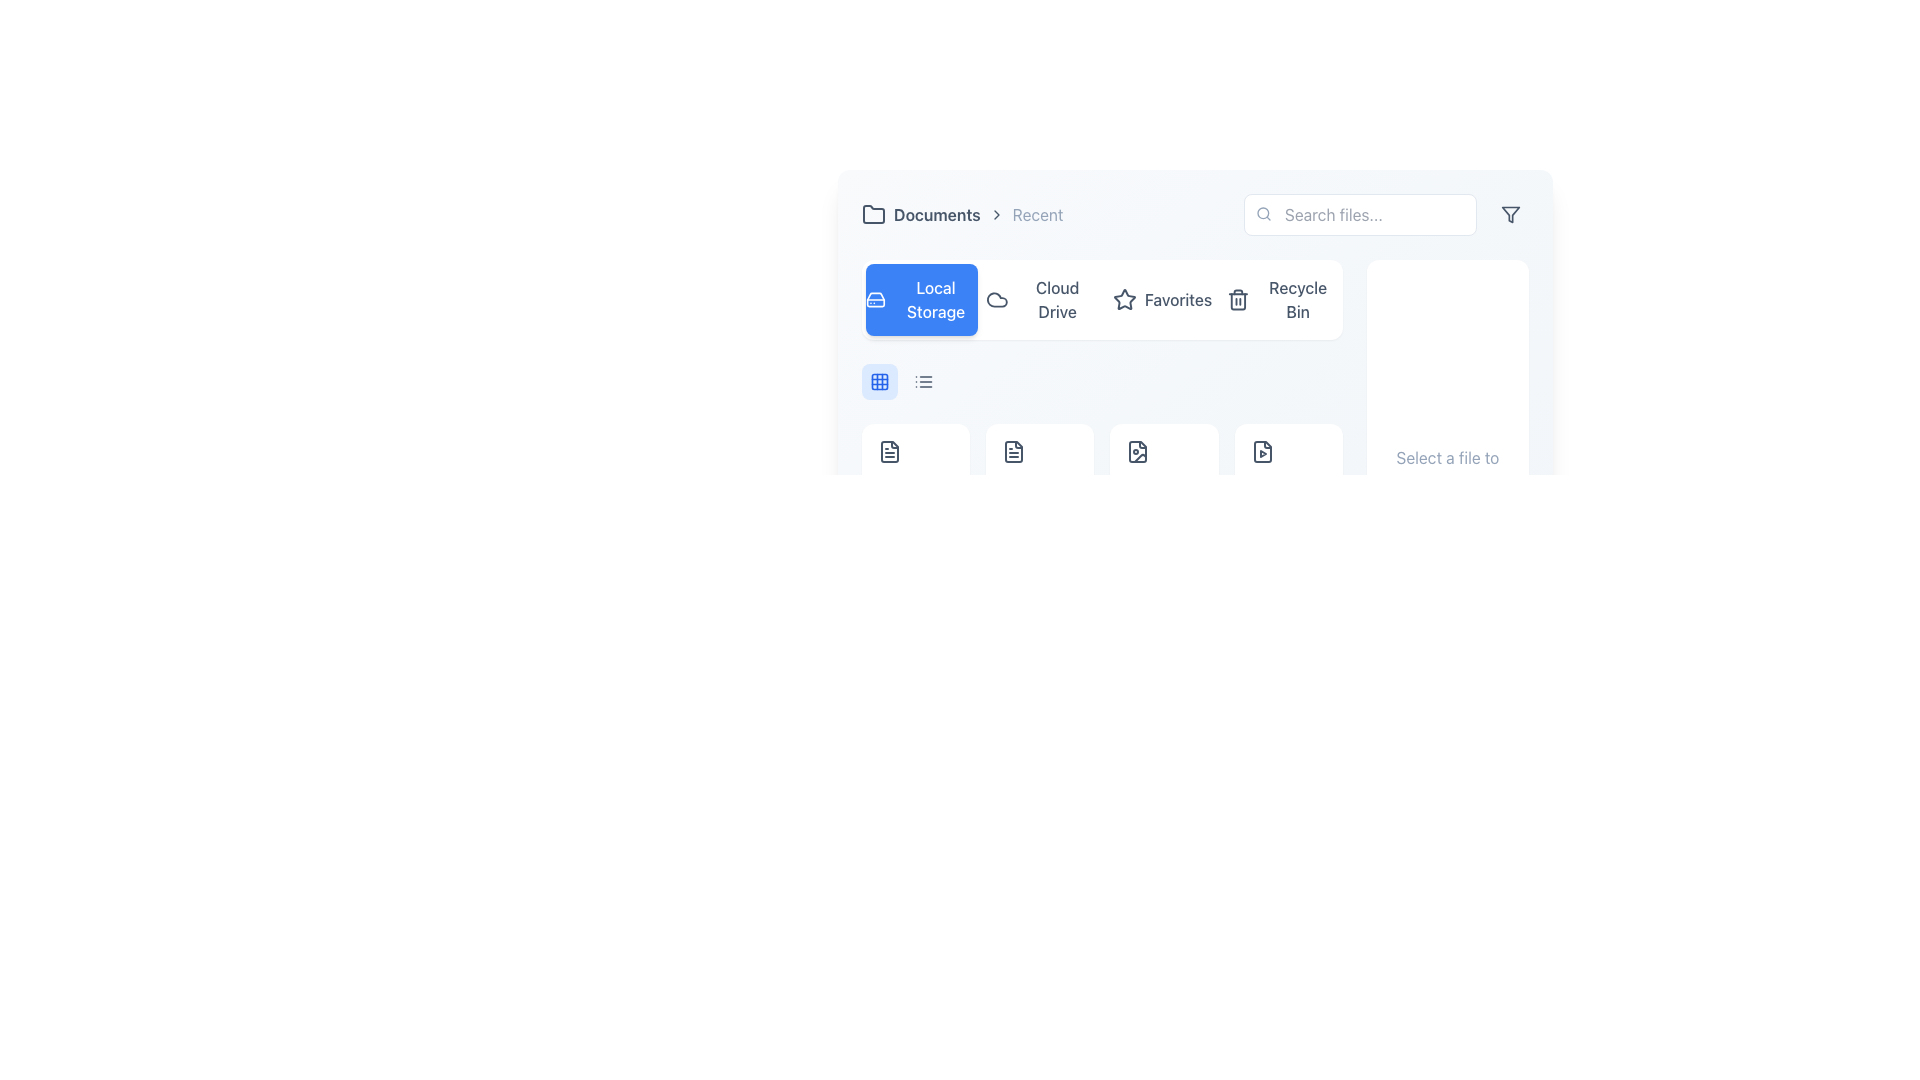  What do you see at coordinates (875, 300) in the screenshot?
I see `the minimalist hard drive icon representing 'Local Storage' in the top navigation bar` at bounding box center [875, 300].